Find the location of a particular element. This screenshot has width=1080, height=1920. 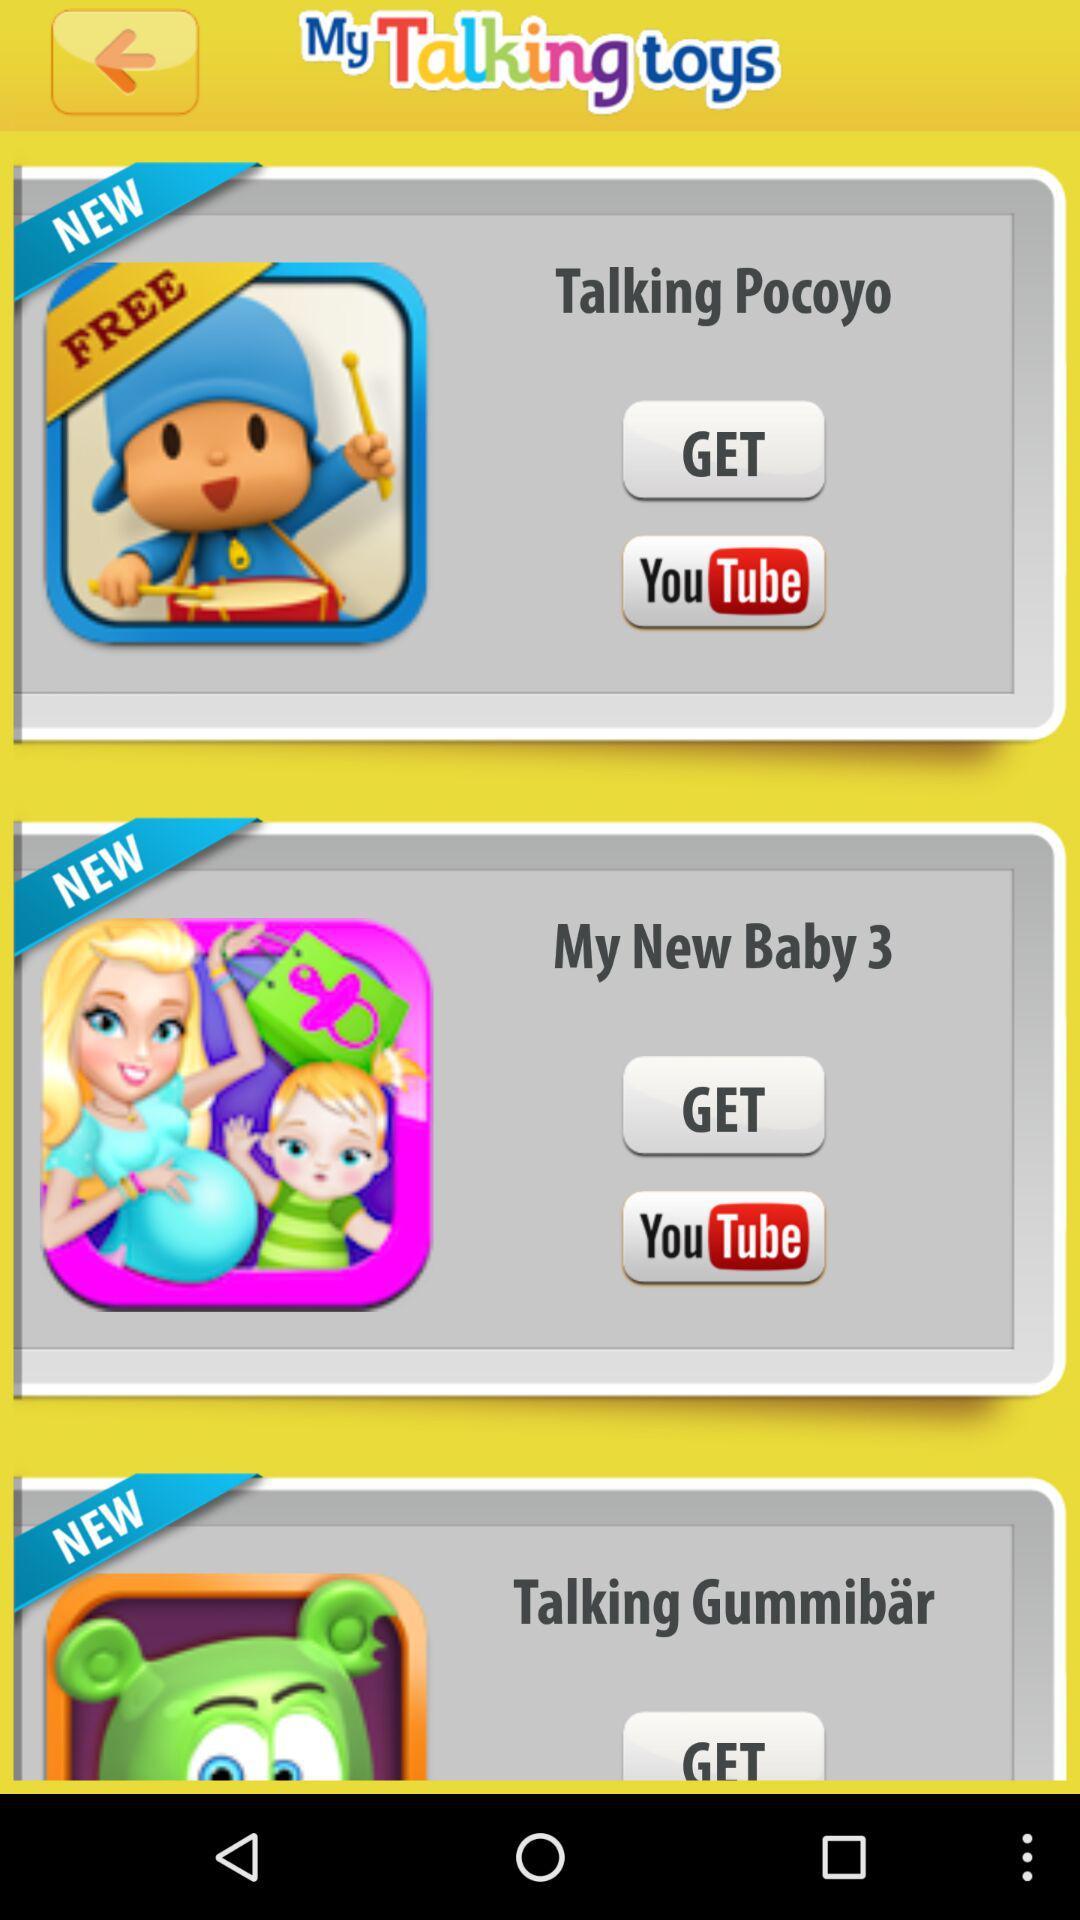

youtube is located at coordinates (723, 583).